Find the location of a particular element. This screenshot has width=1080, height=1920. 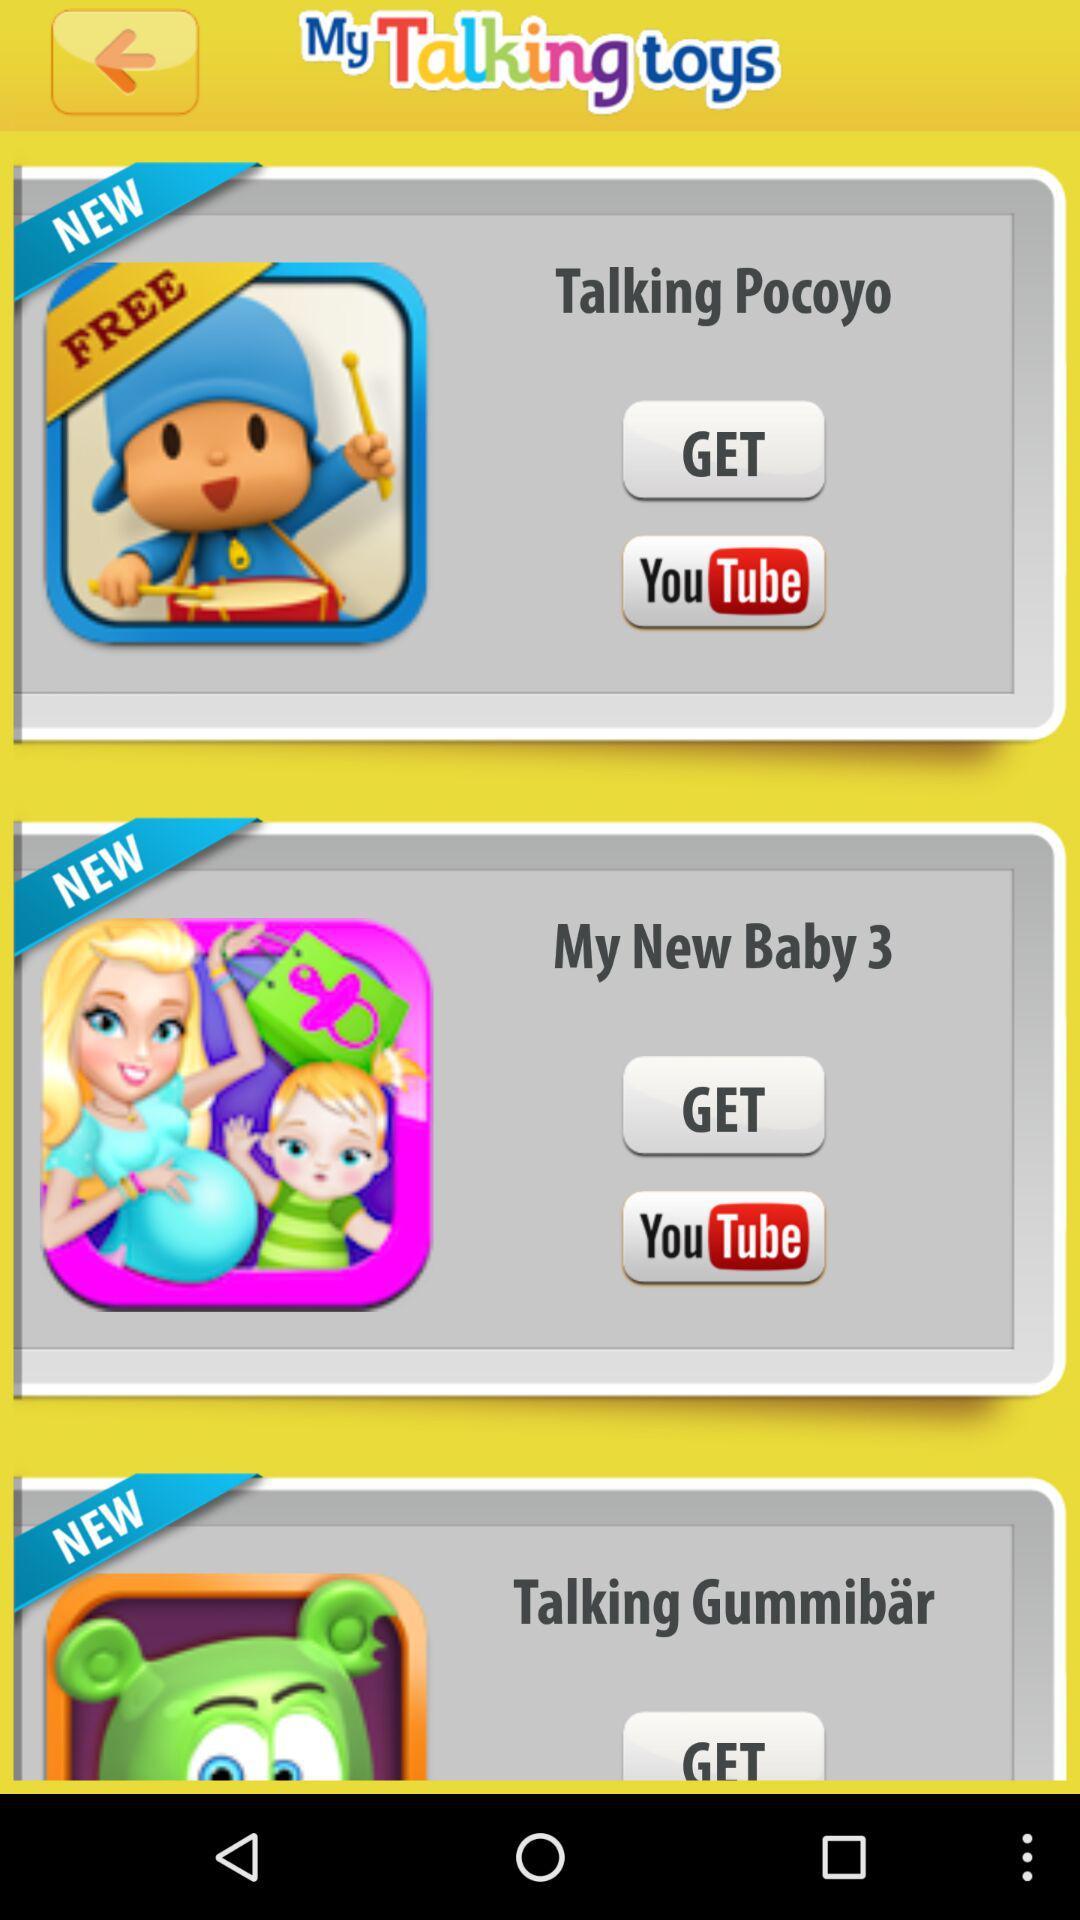

youtube is located at coordinates (723, 583).